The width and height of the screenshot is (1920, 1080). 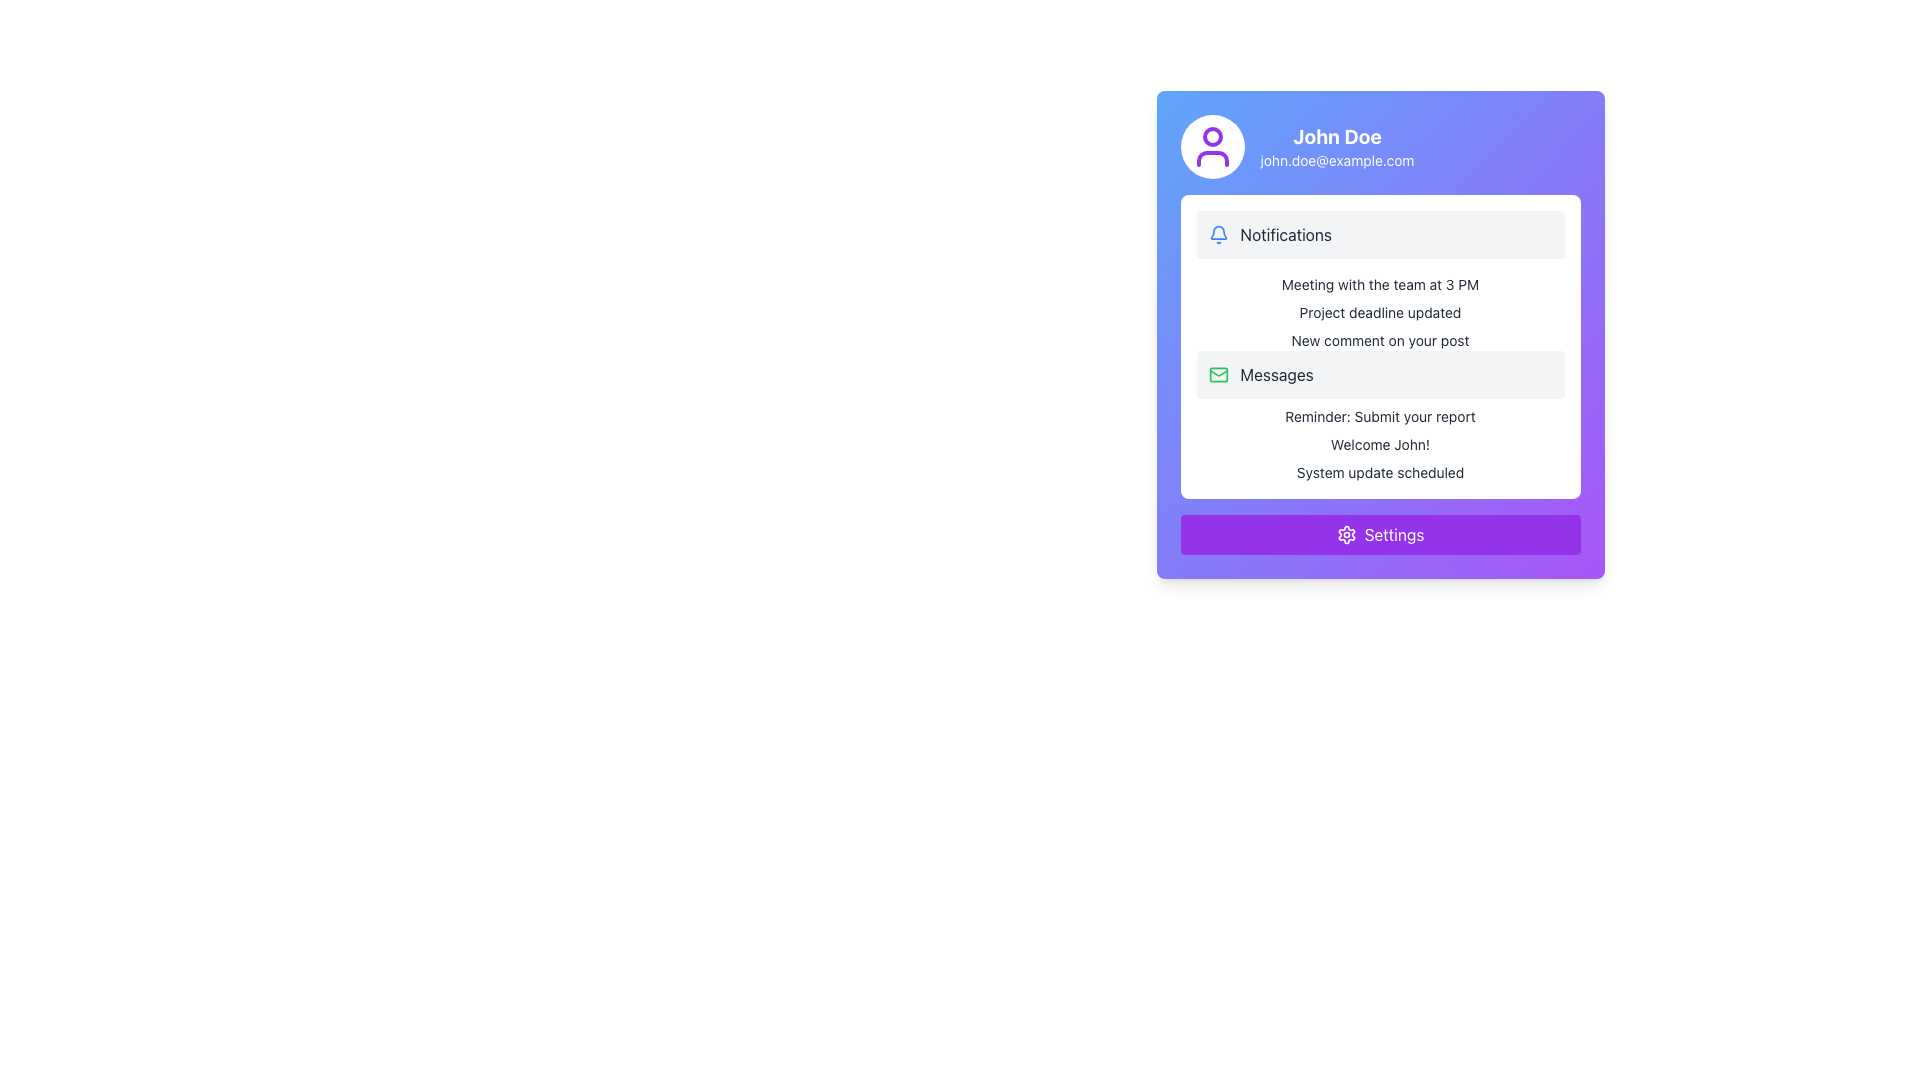 What do you see at coordinates (1346, 534) in the screenshot?
I see `the settings icon located at the bottom center of the purple box` at bounding box center [1346, 534].